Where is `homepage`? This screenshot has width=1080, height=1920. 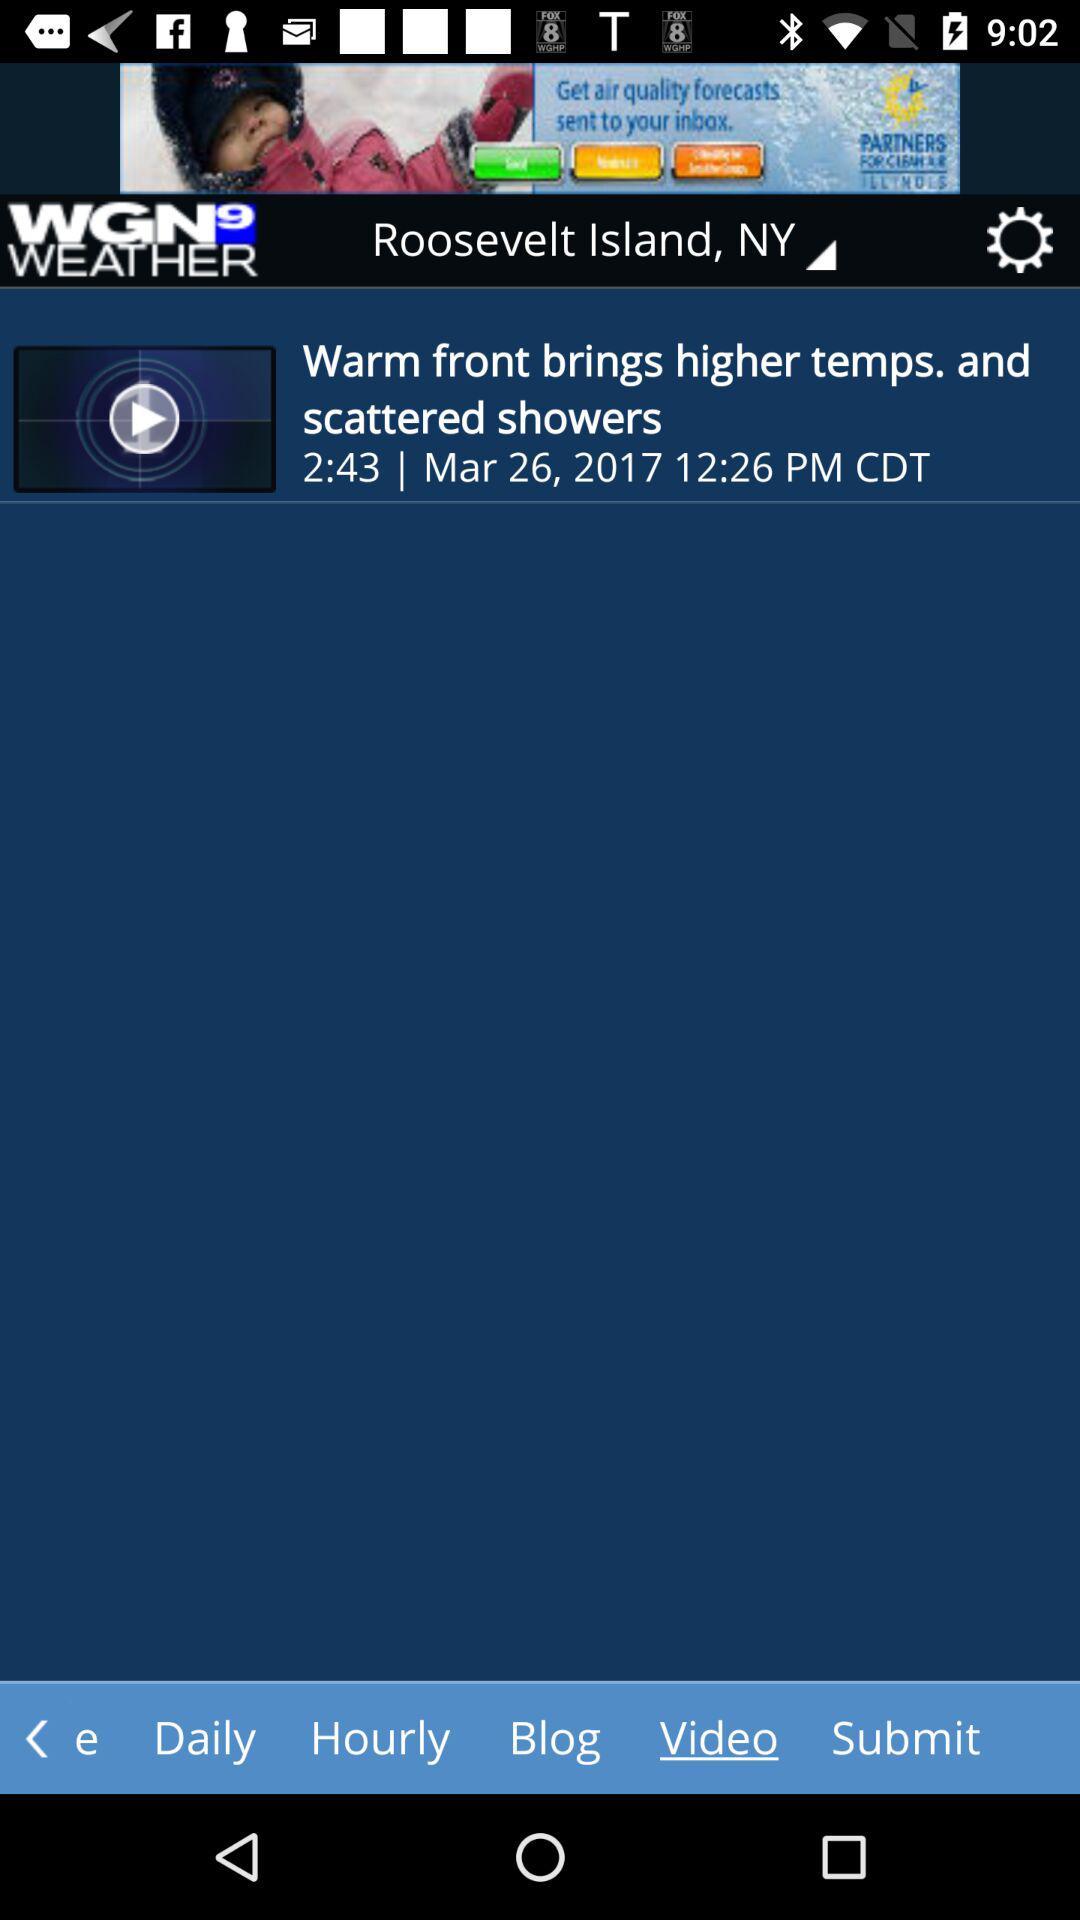
homepage is located at coordinates (131, 240).